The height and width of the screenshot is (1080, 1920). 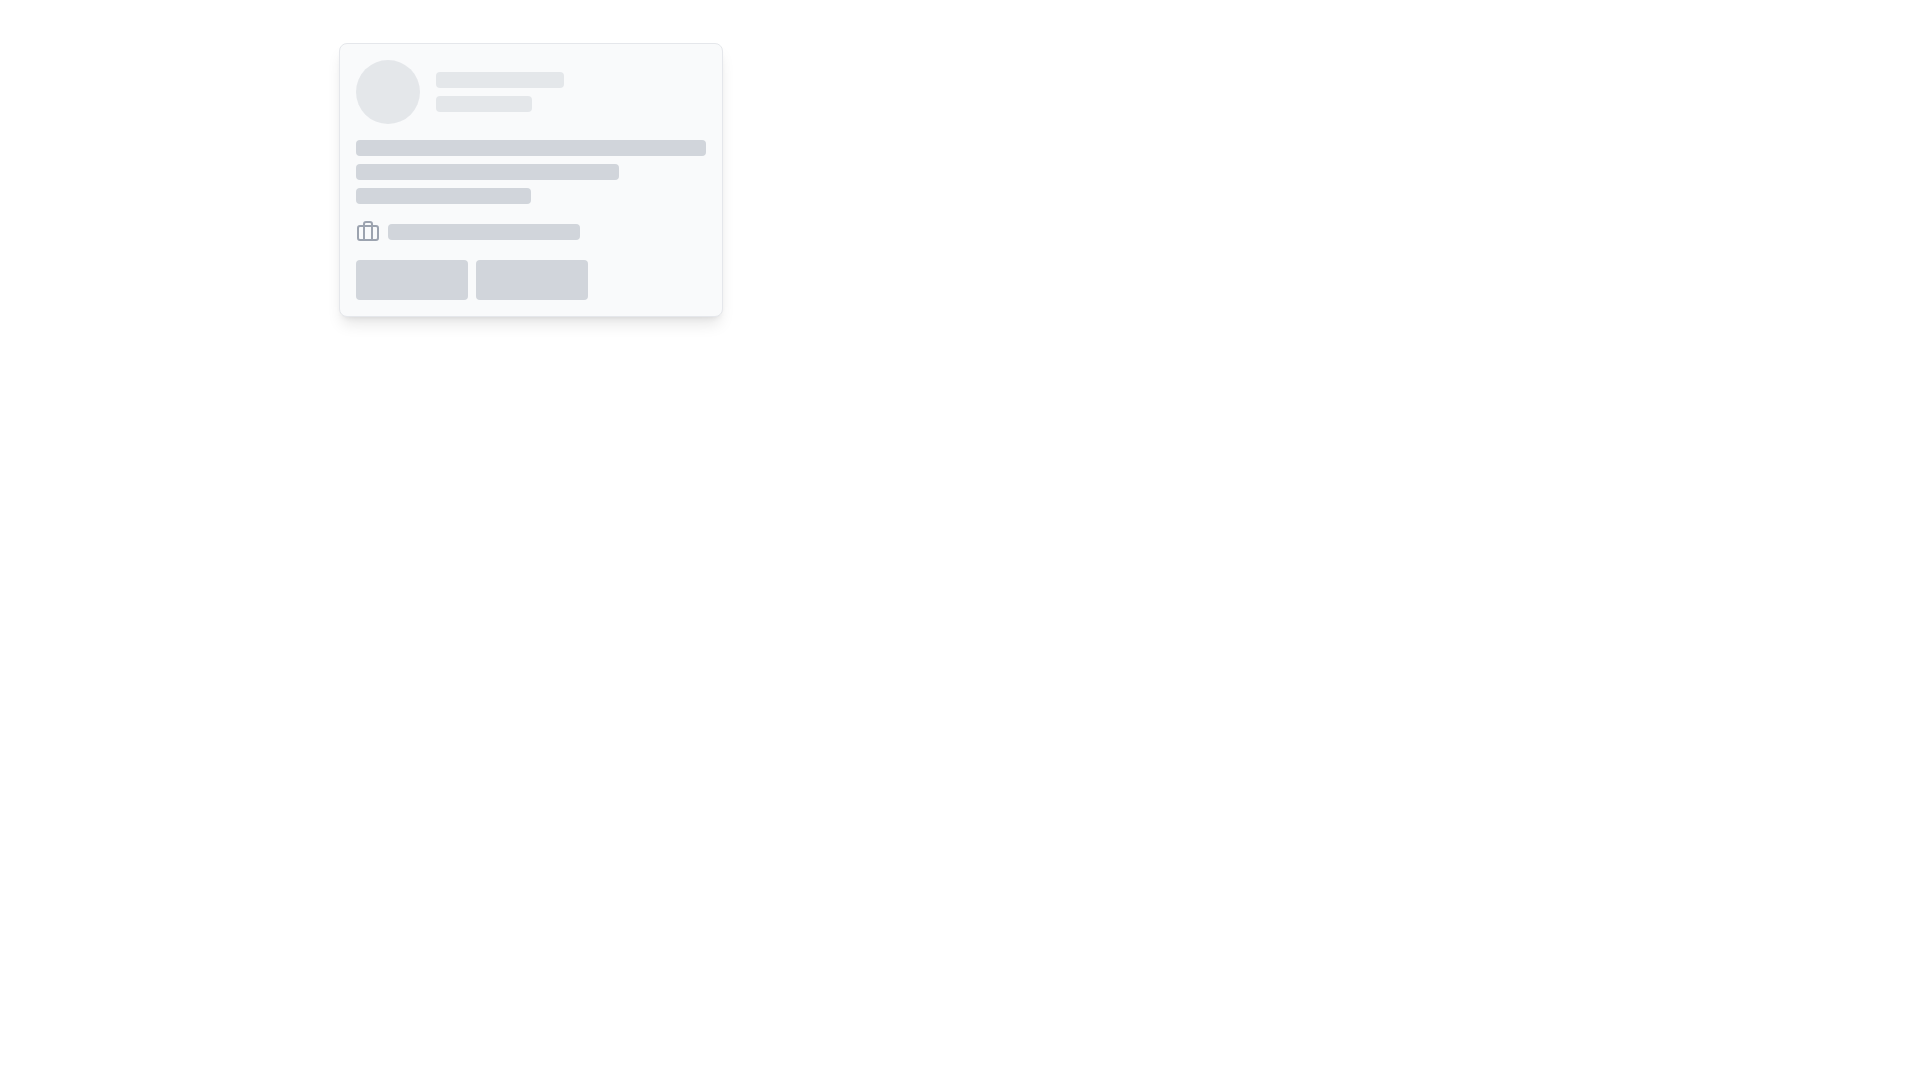 I want to click on the rectangular gray button-like Placeholder element with rounded corners located to the right of its sibling in the lower-right section of the card-like structure, so click(x=532, y=280).